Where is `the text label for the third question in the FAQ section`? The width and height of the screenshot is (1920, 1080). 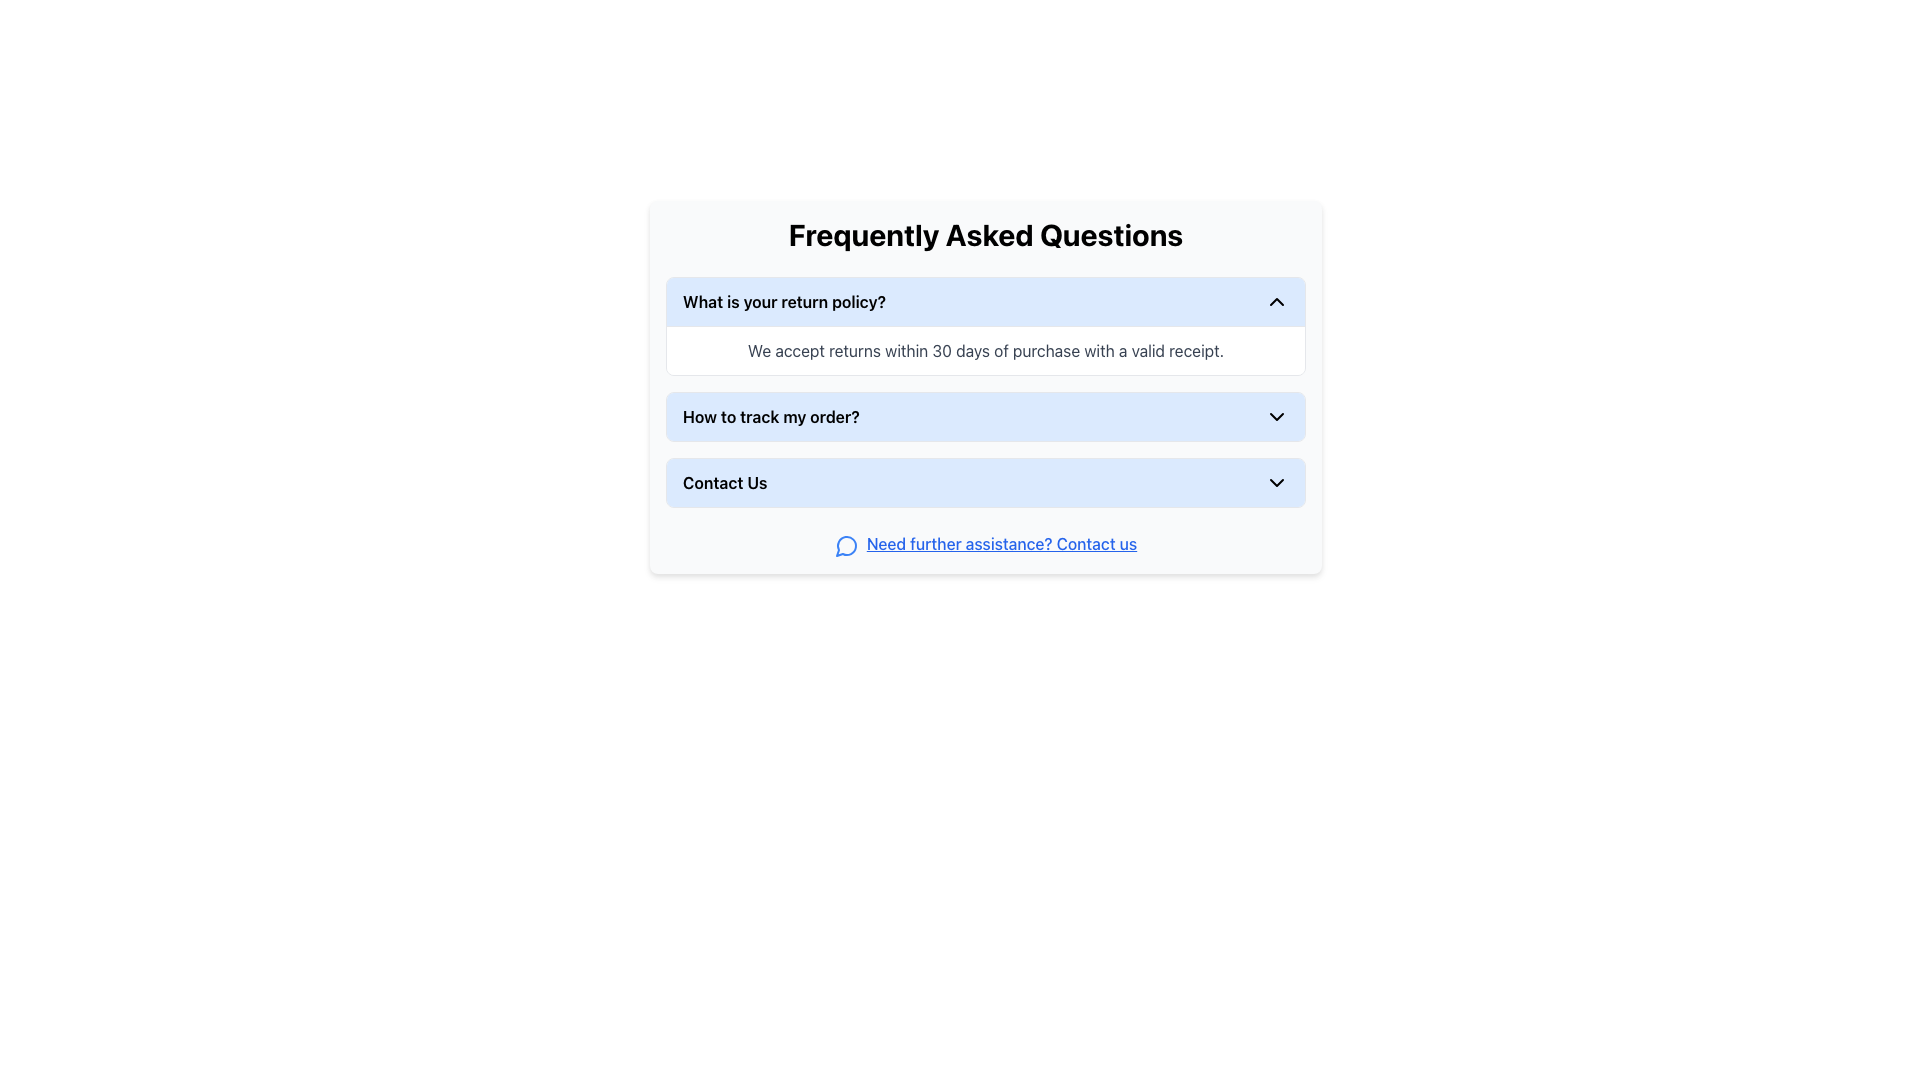
the text label for the third question in the FAQ section is located at coordinates (724, 482).